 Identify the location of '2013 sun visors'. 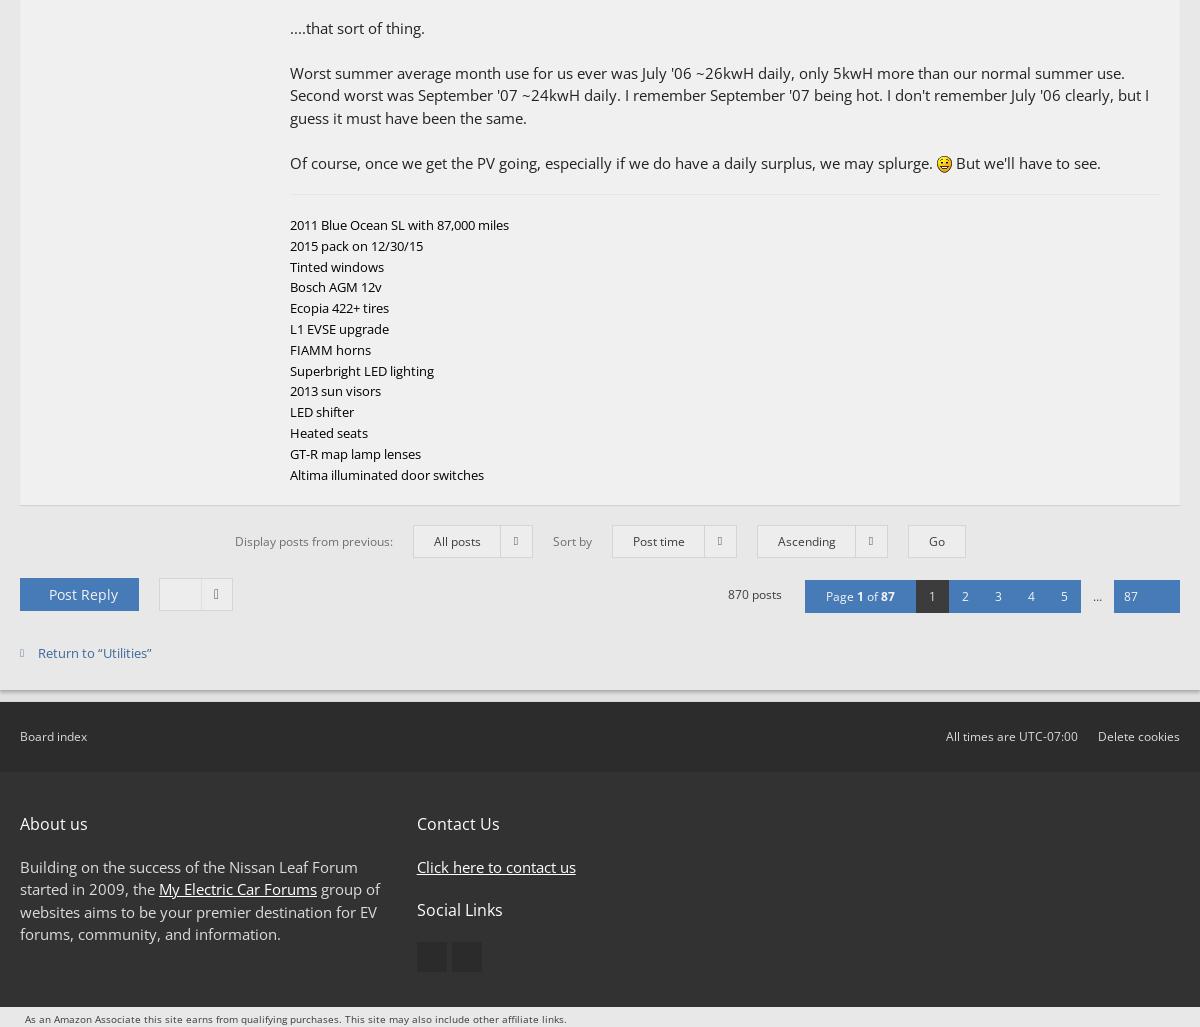
(335, 390).